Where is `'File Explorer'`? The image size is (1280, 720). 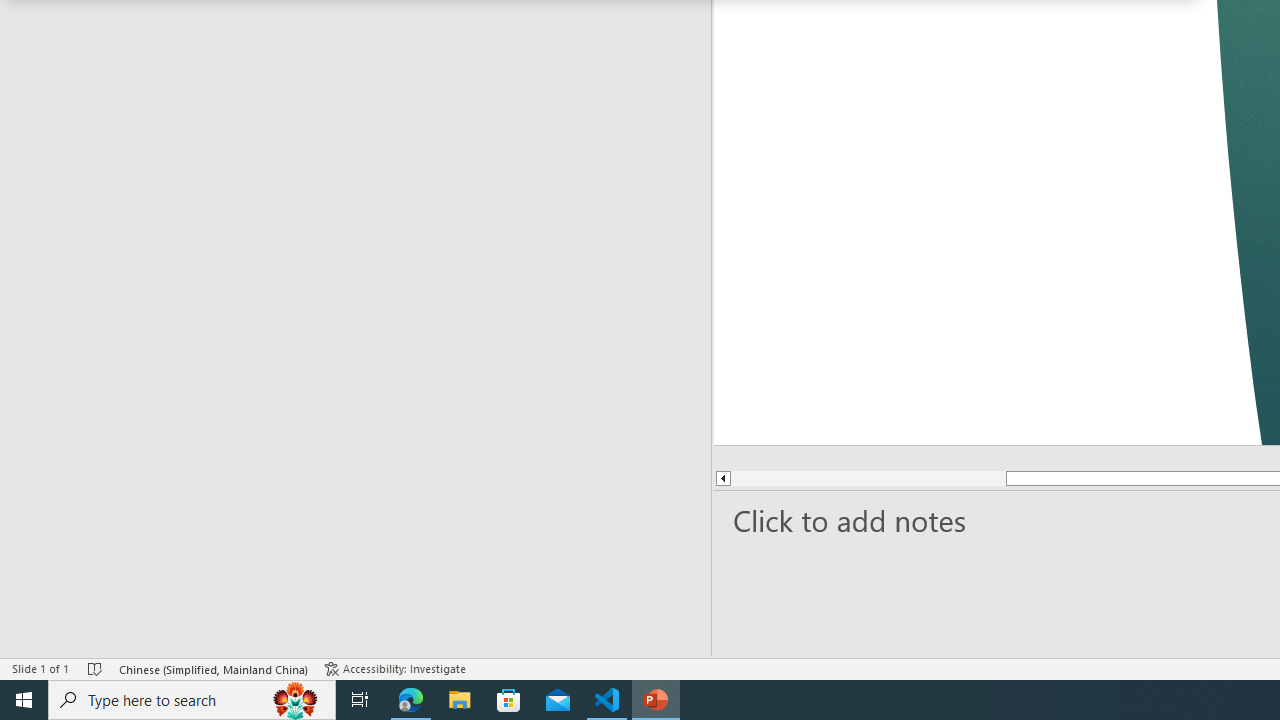
'File Explorer' is located at coordinates (459, 698).